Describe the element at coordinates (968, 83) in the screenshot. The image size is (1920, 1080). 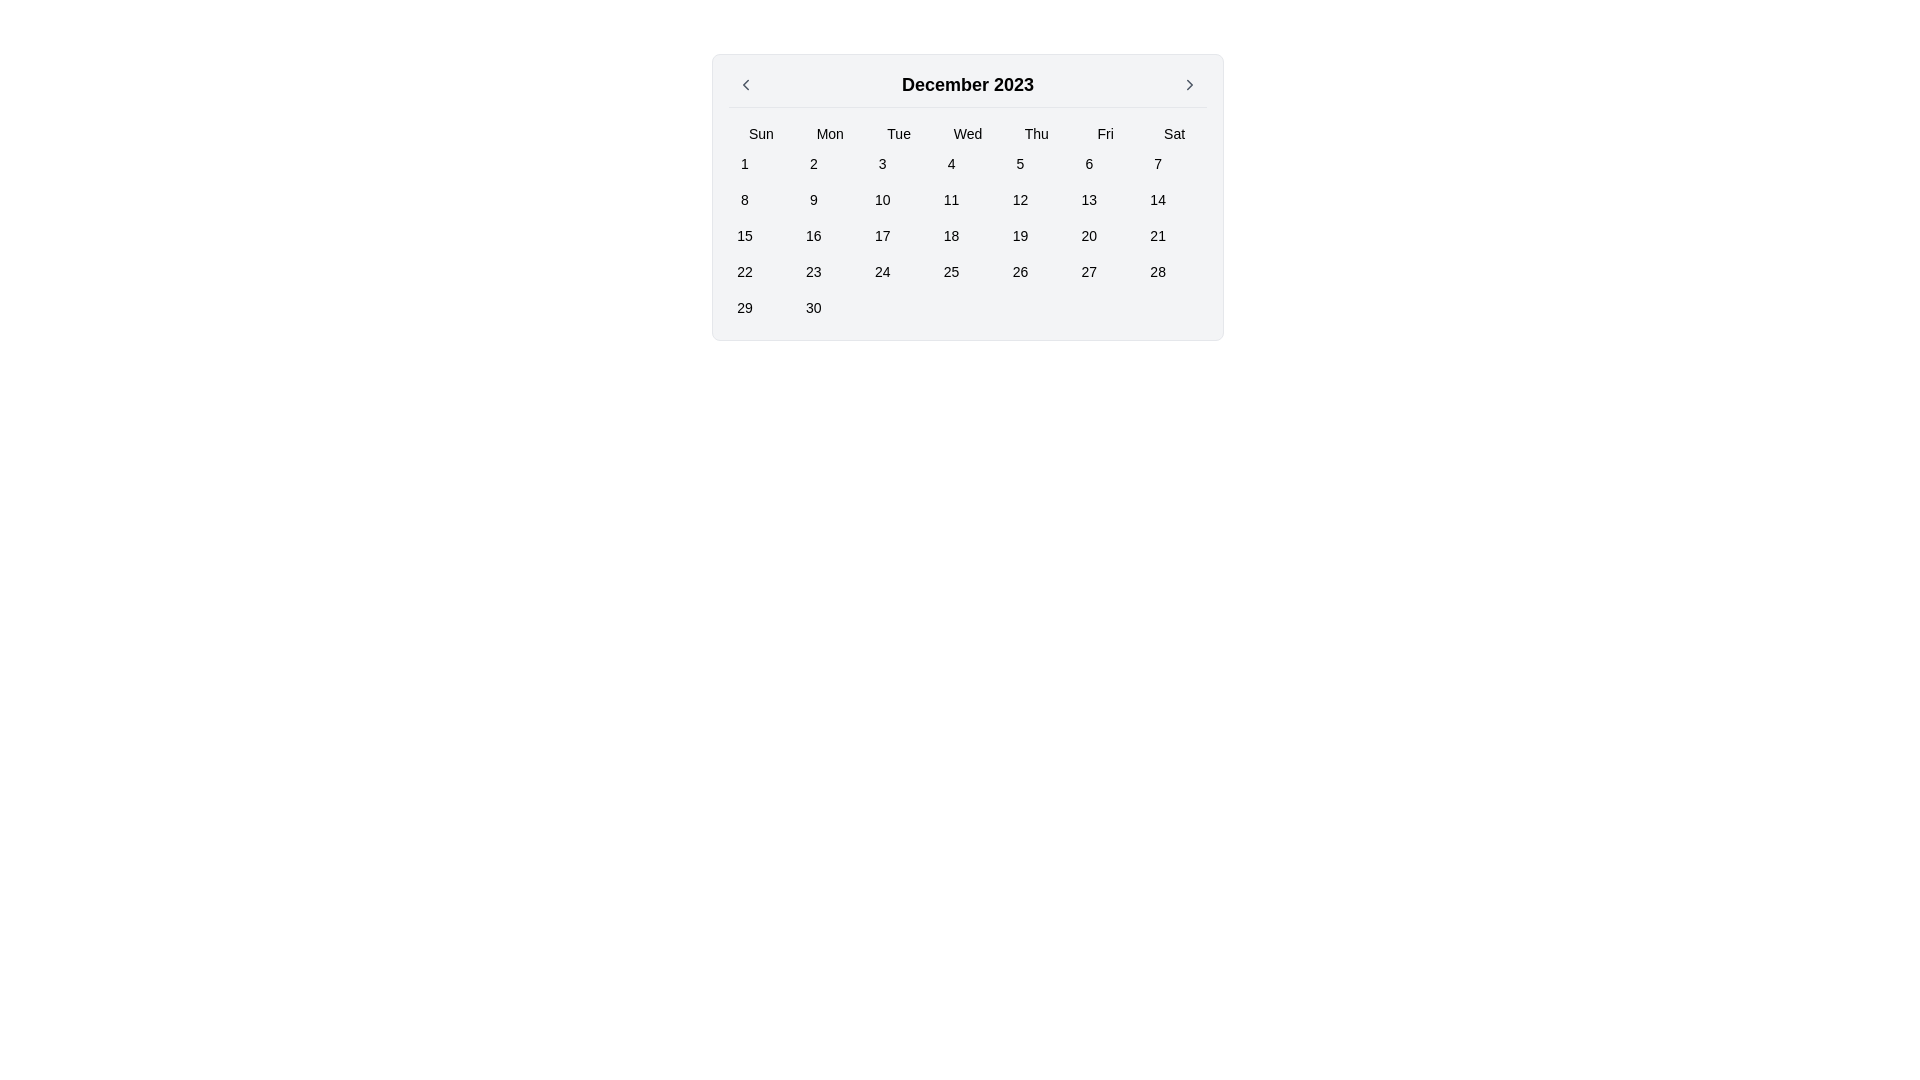
I see `the static text that indicates the currently displayed month and year in the calendar interface, located at the top of the calendar` at that location.